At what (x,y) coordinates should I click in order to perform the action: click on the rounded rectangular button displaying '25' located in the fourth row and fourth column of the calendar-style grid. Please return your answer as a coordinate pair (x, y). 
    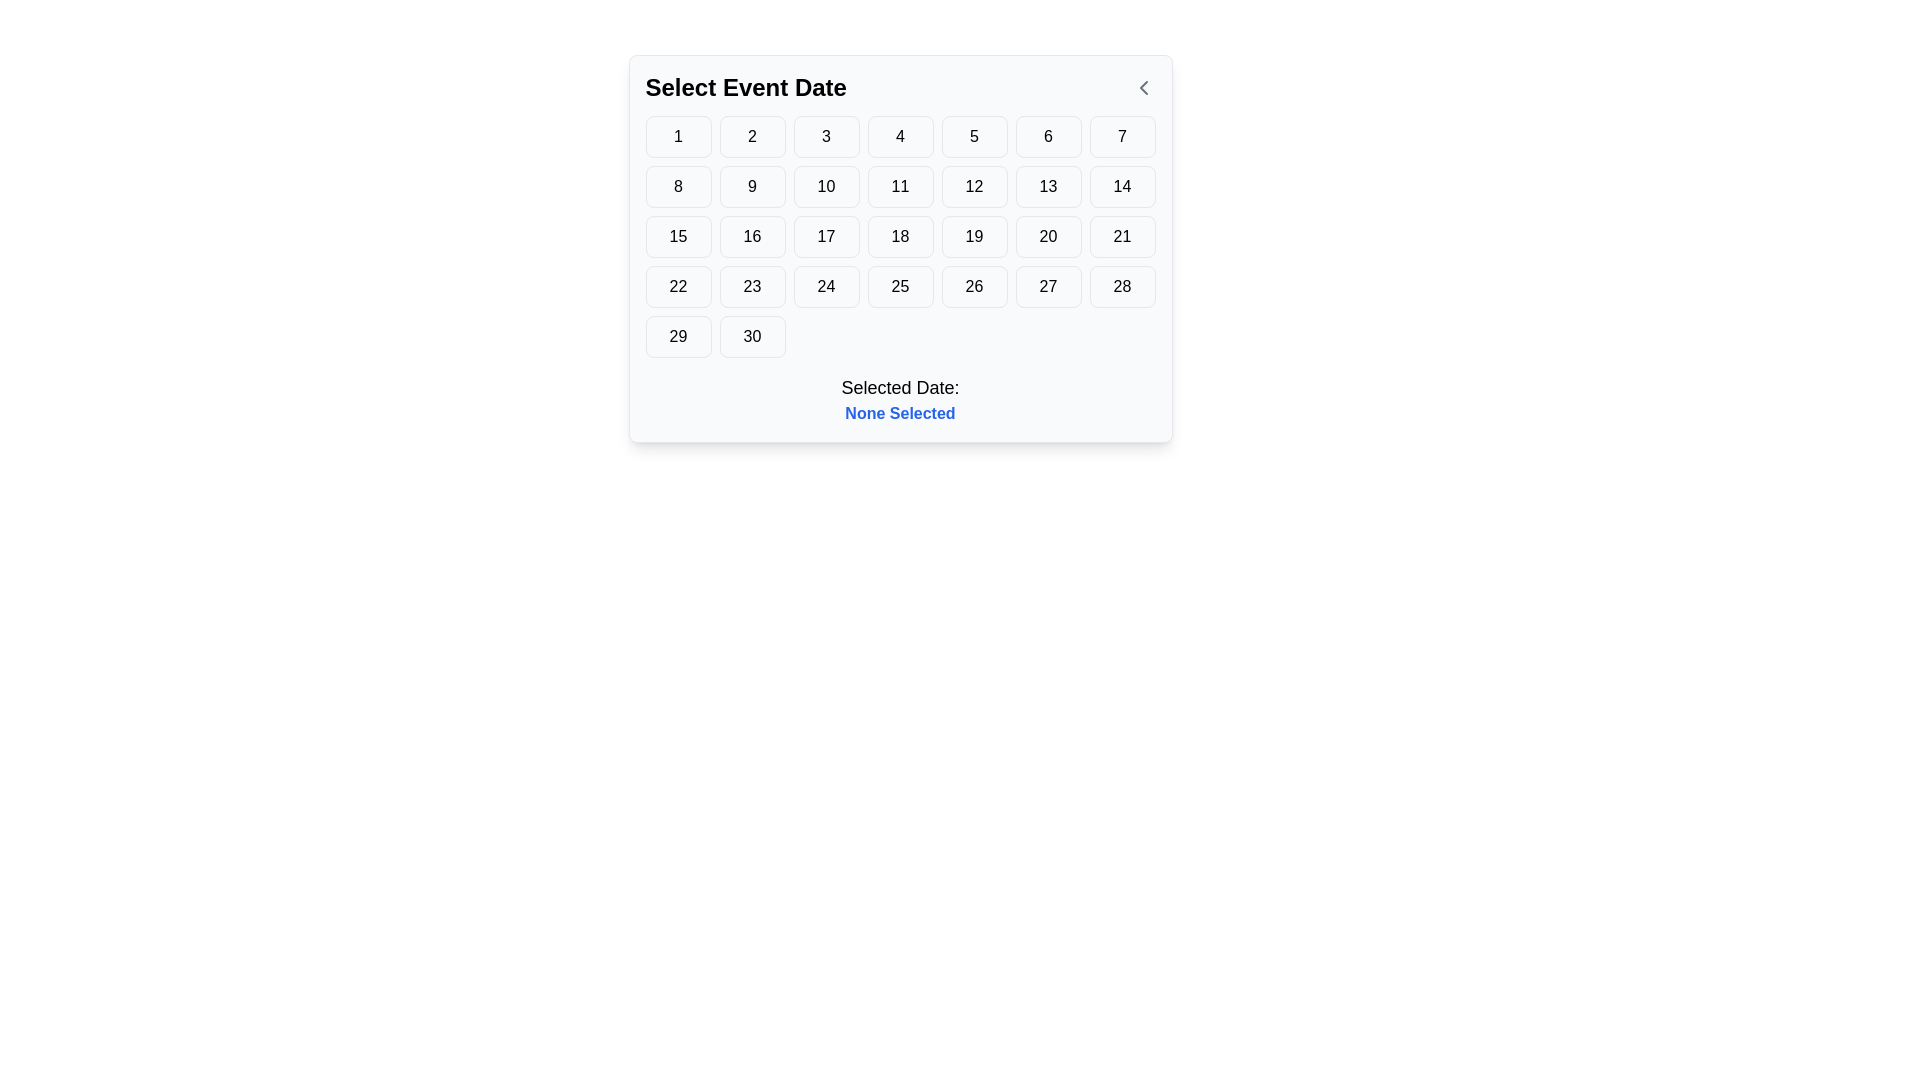
    Looking at the image, I should click on (899, 286).